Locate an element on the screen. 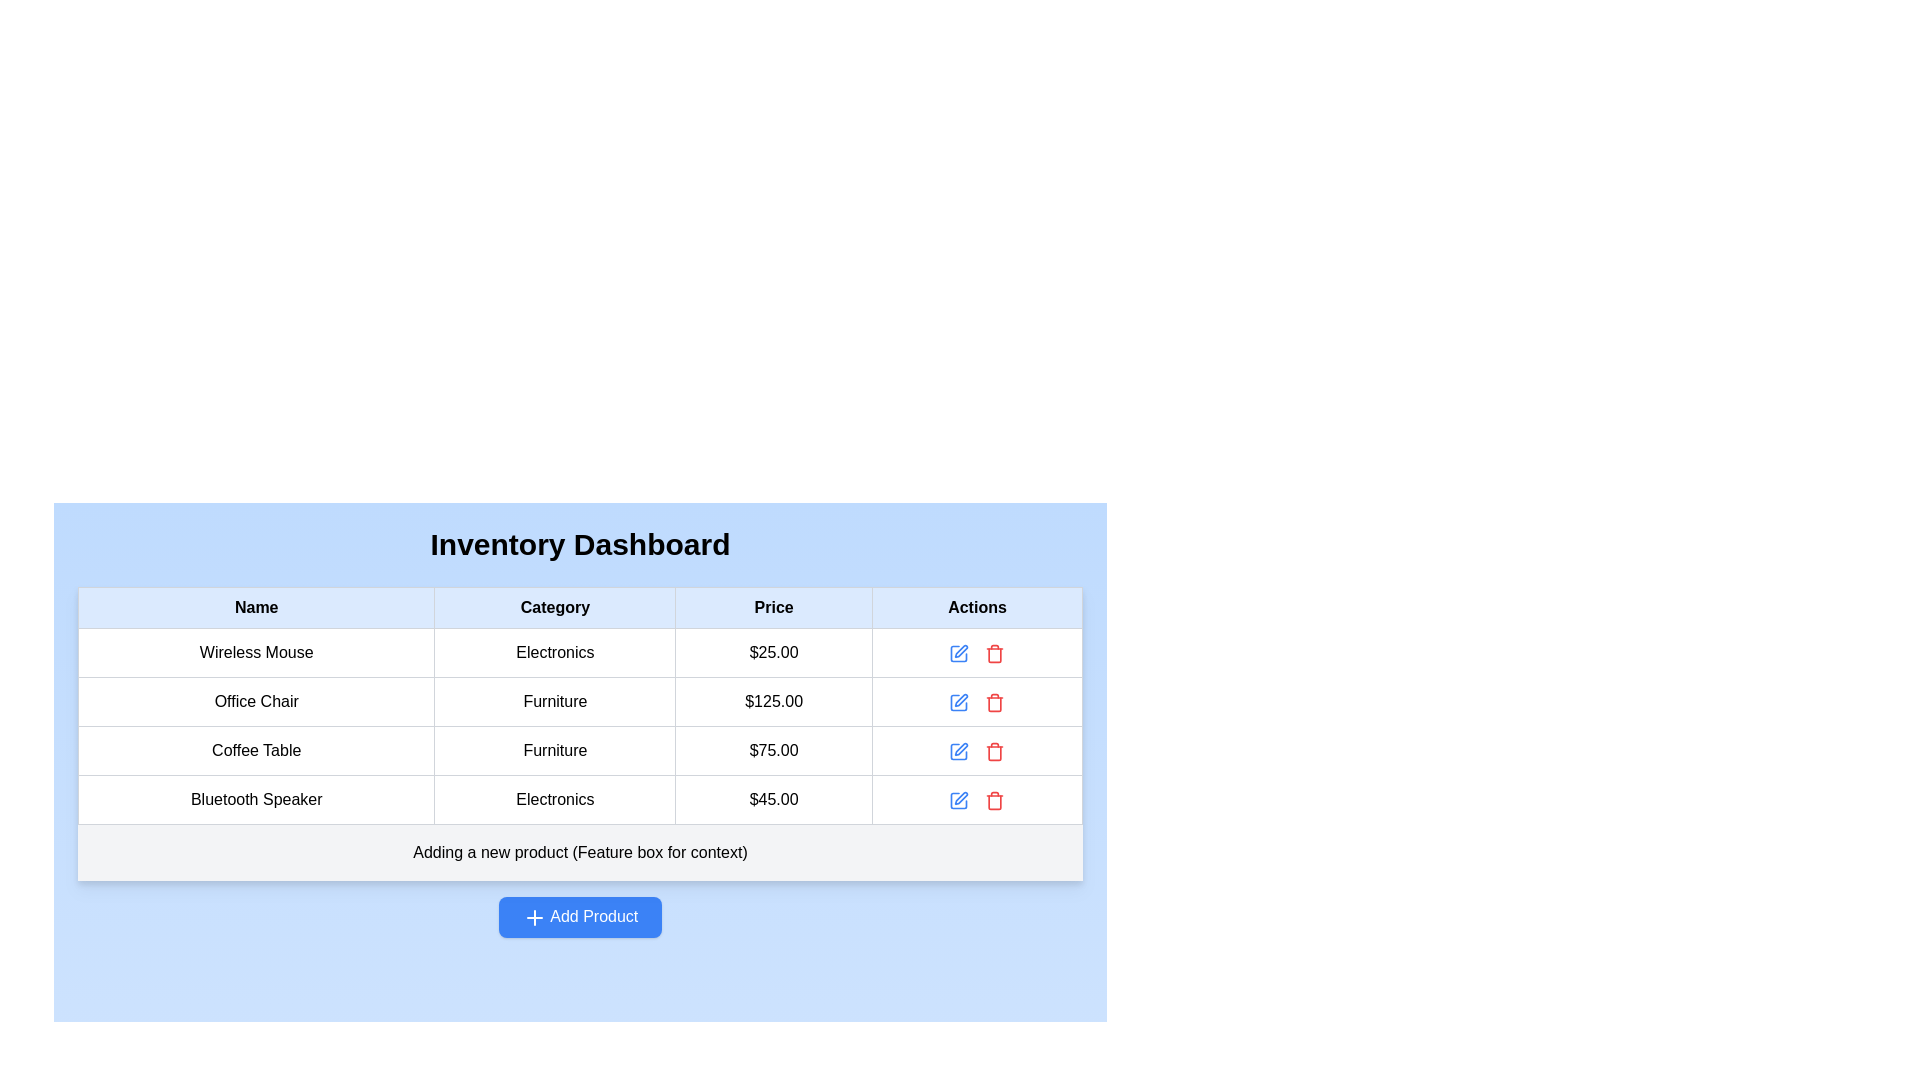 This screenshot has width=1920, height=1080. the price text element displaying the 'Office Chair' price, located in the 'Price' column of the table as the third cell from the left is located at coordinates (773, 701).